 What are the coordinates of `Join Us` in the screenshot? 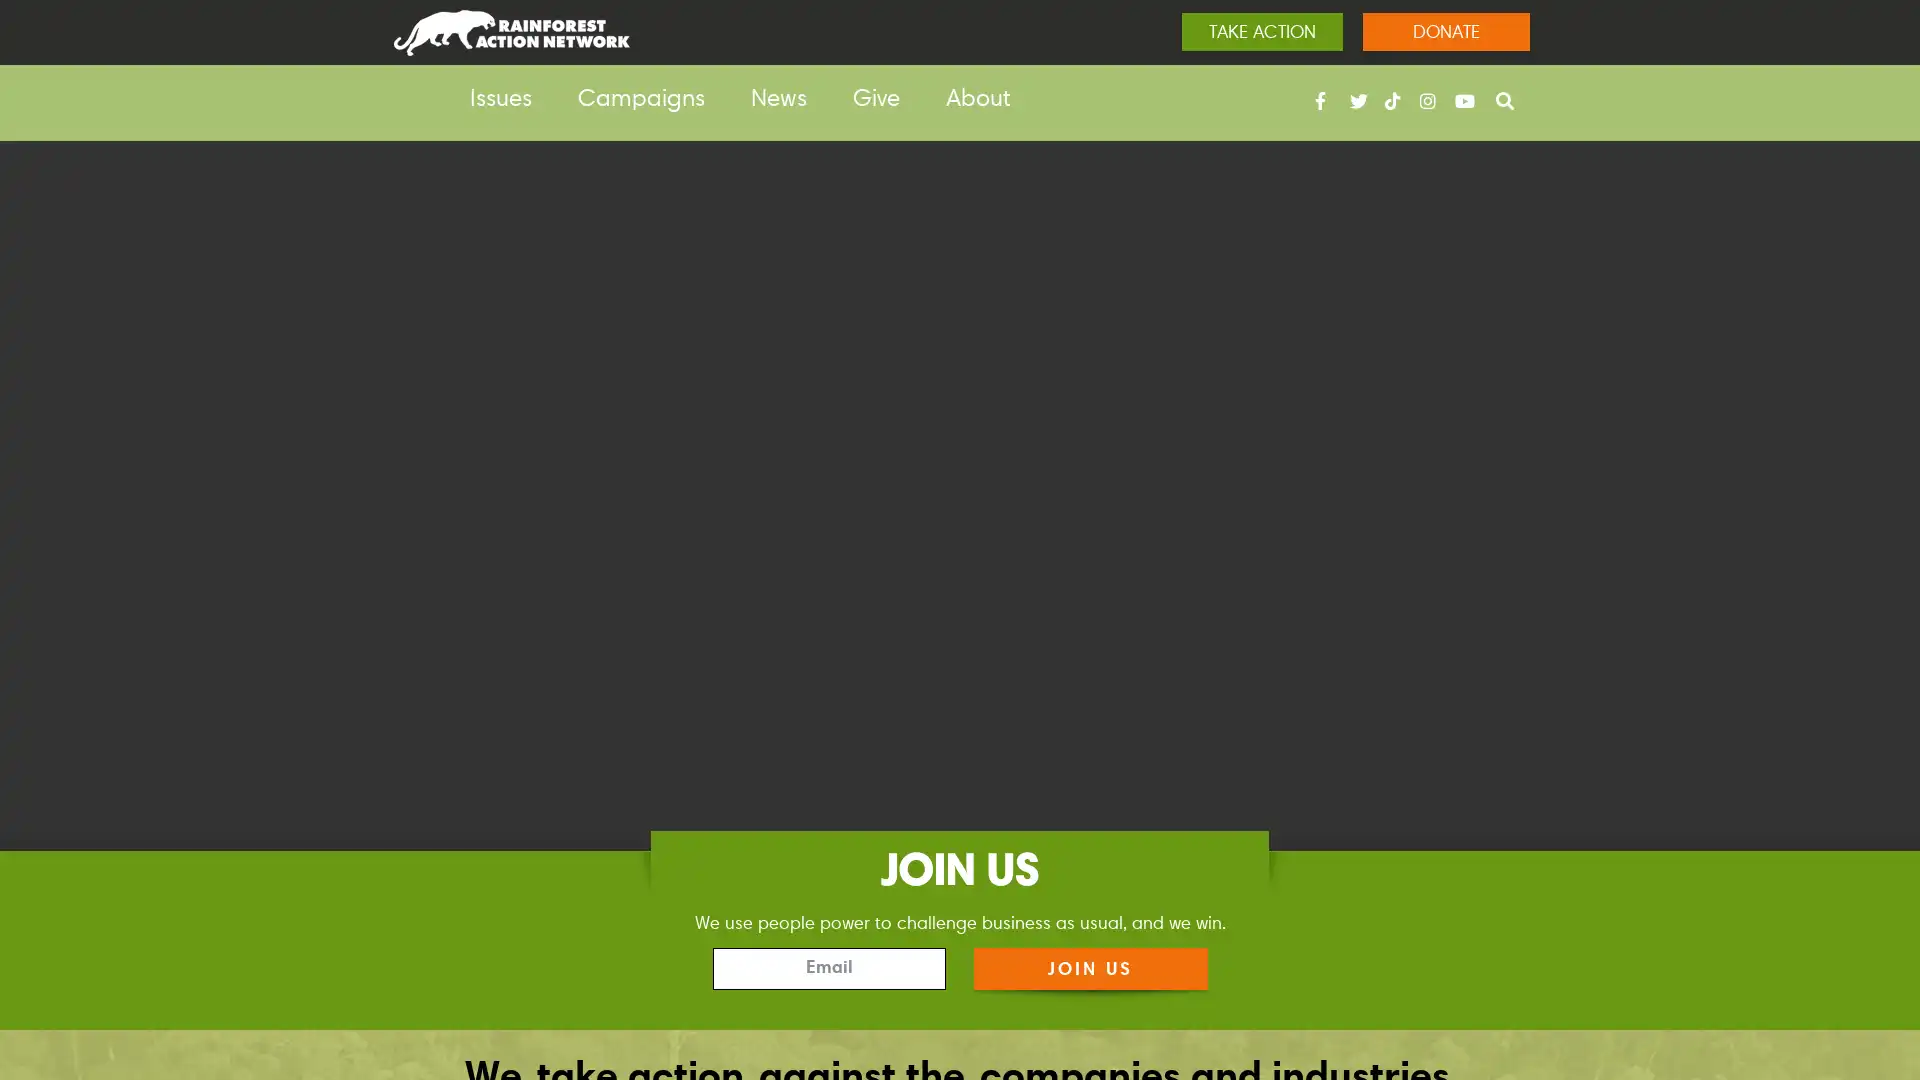 It's located at (1088, 967).